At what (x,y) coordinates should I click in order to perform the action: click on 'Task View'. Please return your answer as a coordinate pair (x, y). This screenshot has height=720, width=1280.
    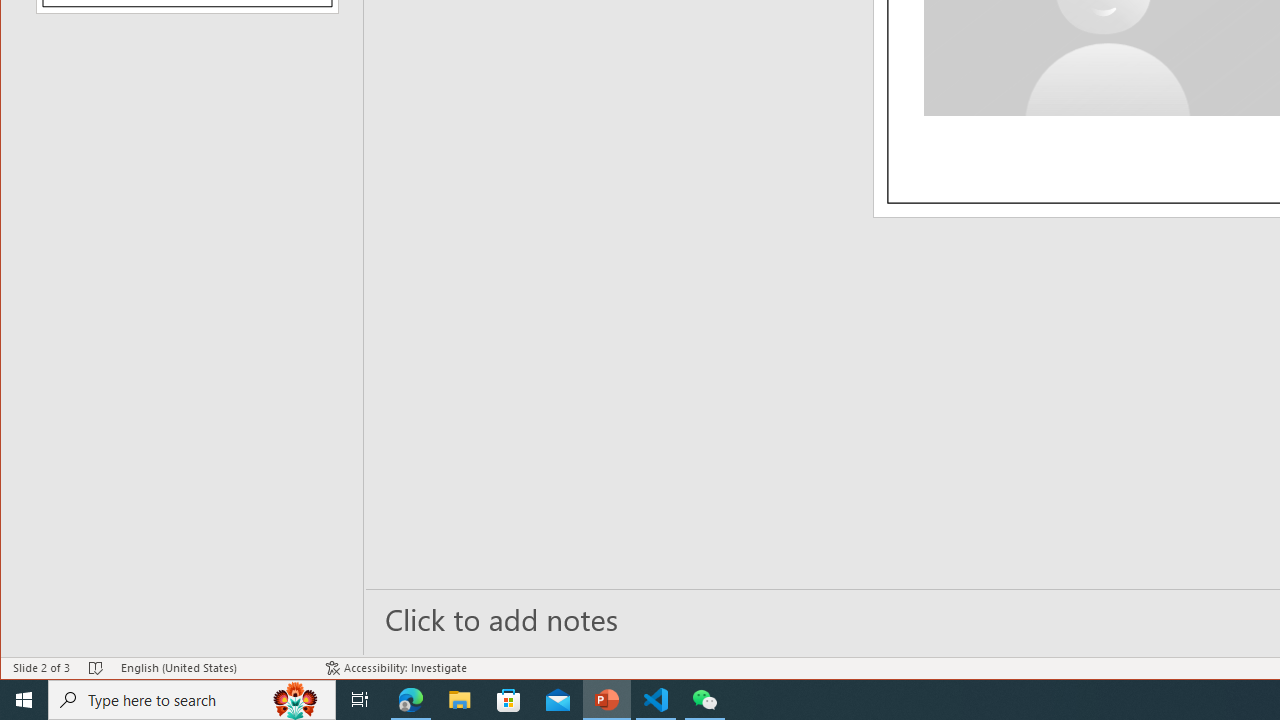
    Looking at the image, I should click on (359, 698).